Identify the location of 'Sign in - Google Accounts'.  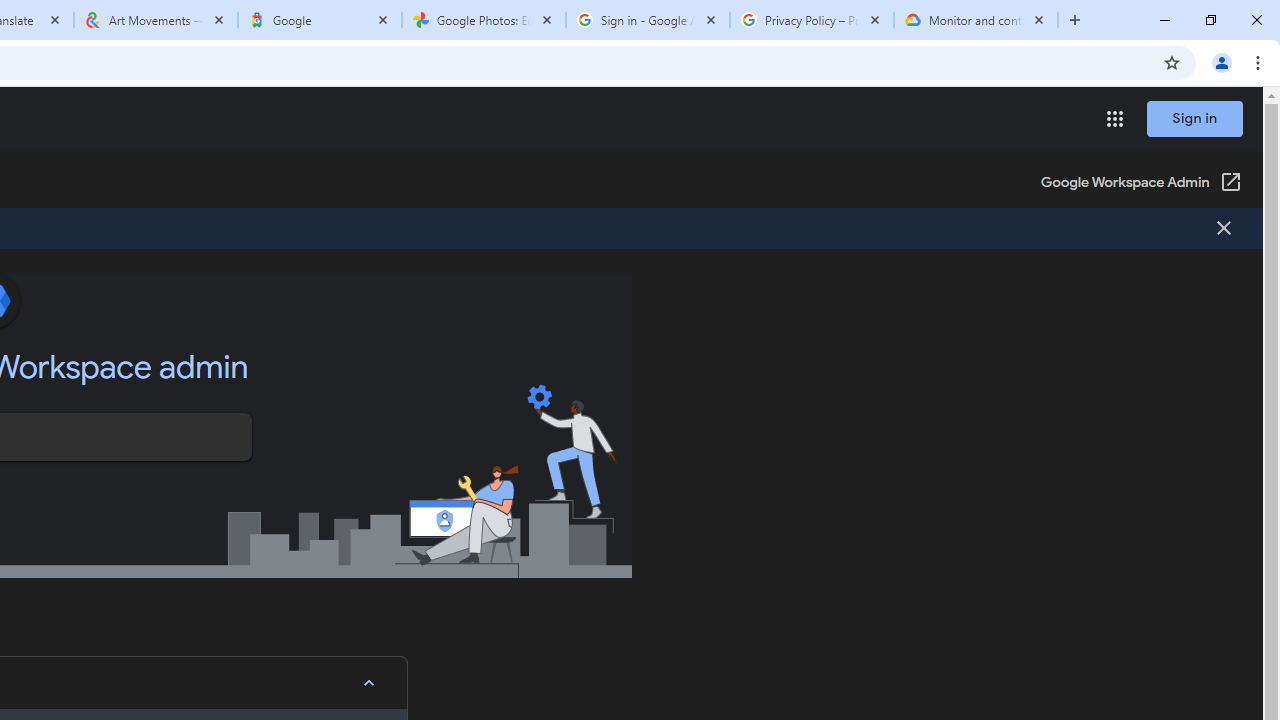
(647, 20).